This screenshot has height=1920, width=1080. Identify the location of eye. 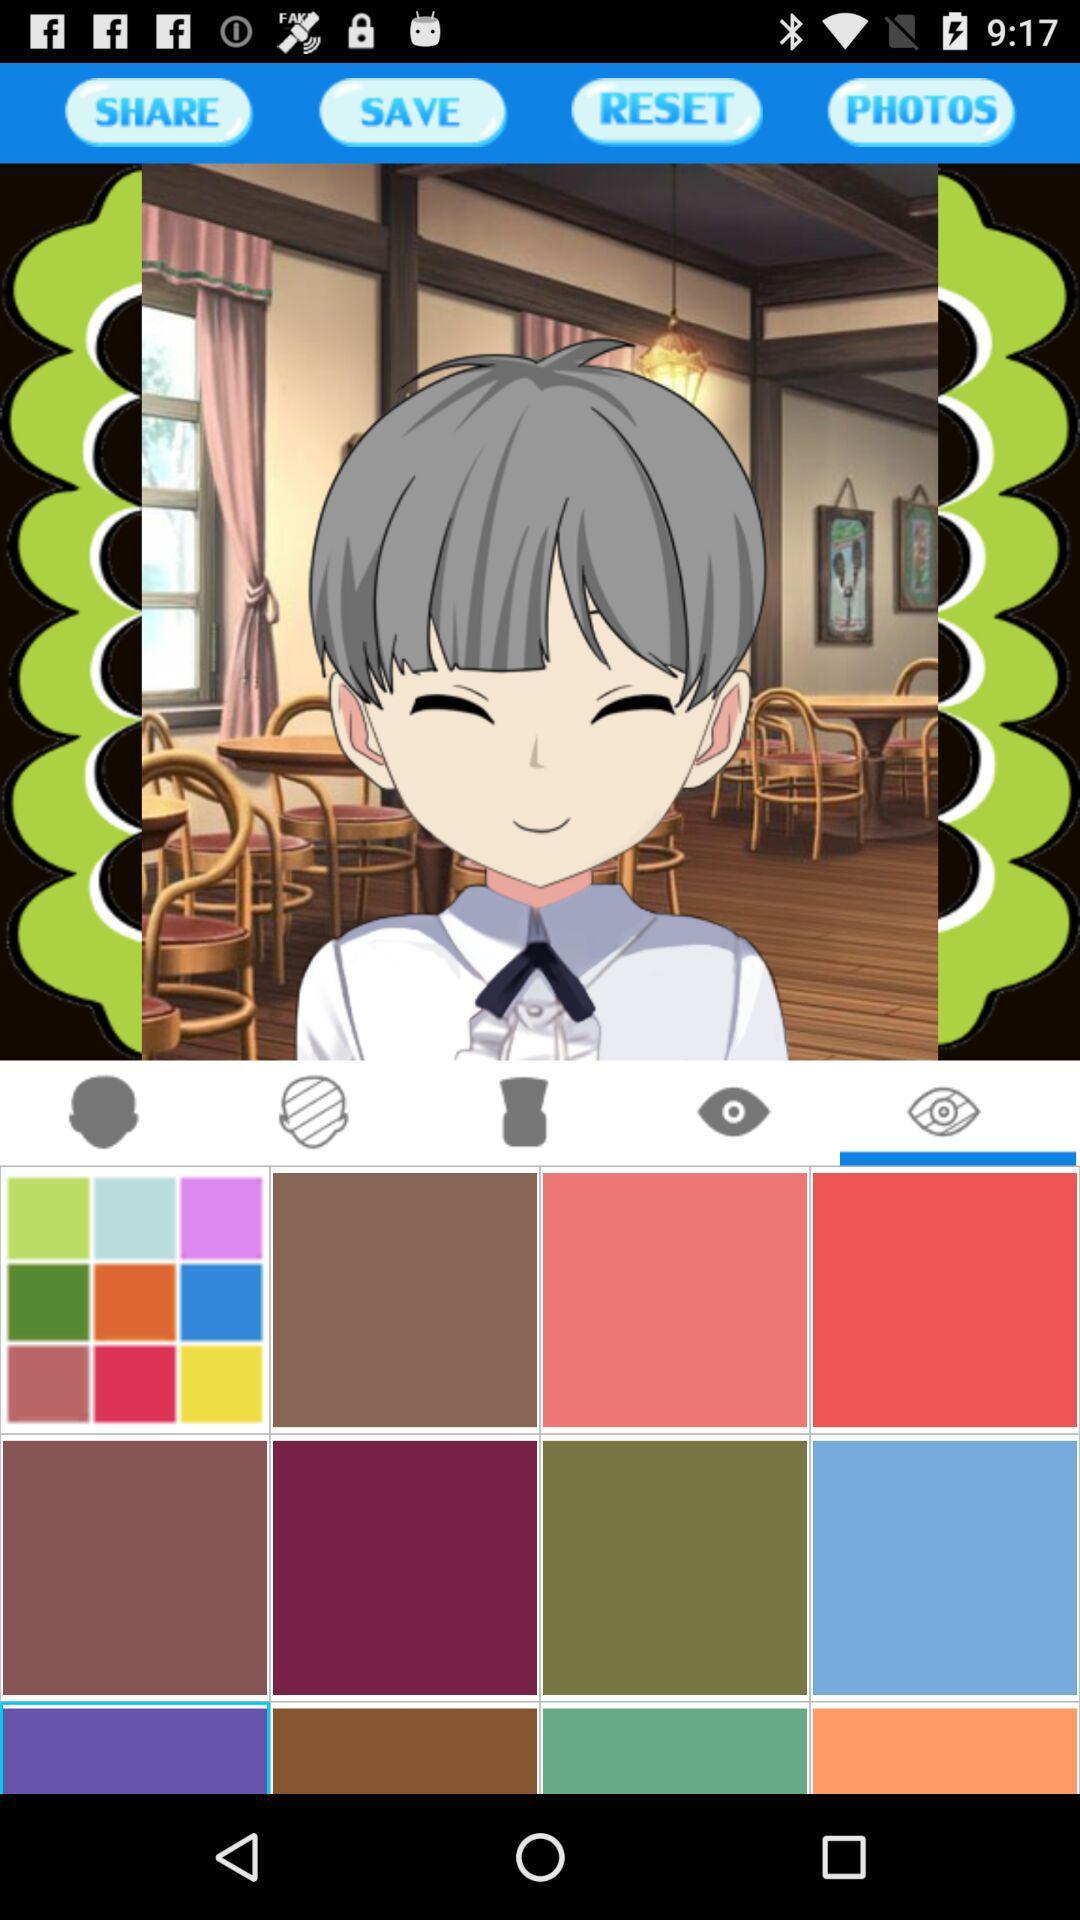
(735, 1112).